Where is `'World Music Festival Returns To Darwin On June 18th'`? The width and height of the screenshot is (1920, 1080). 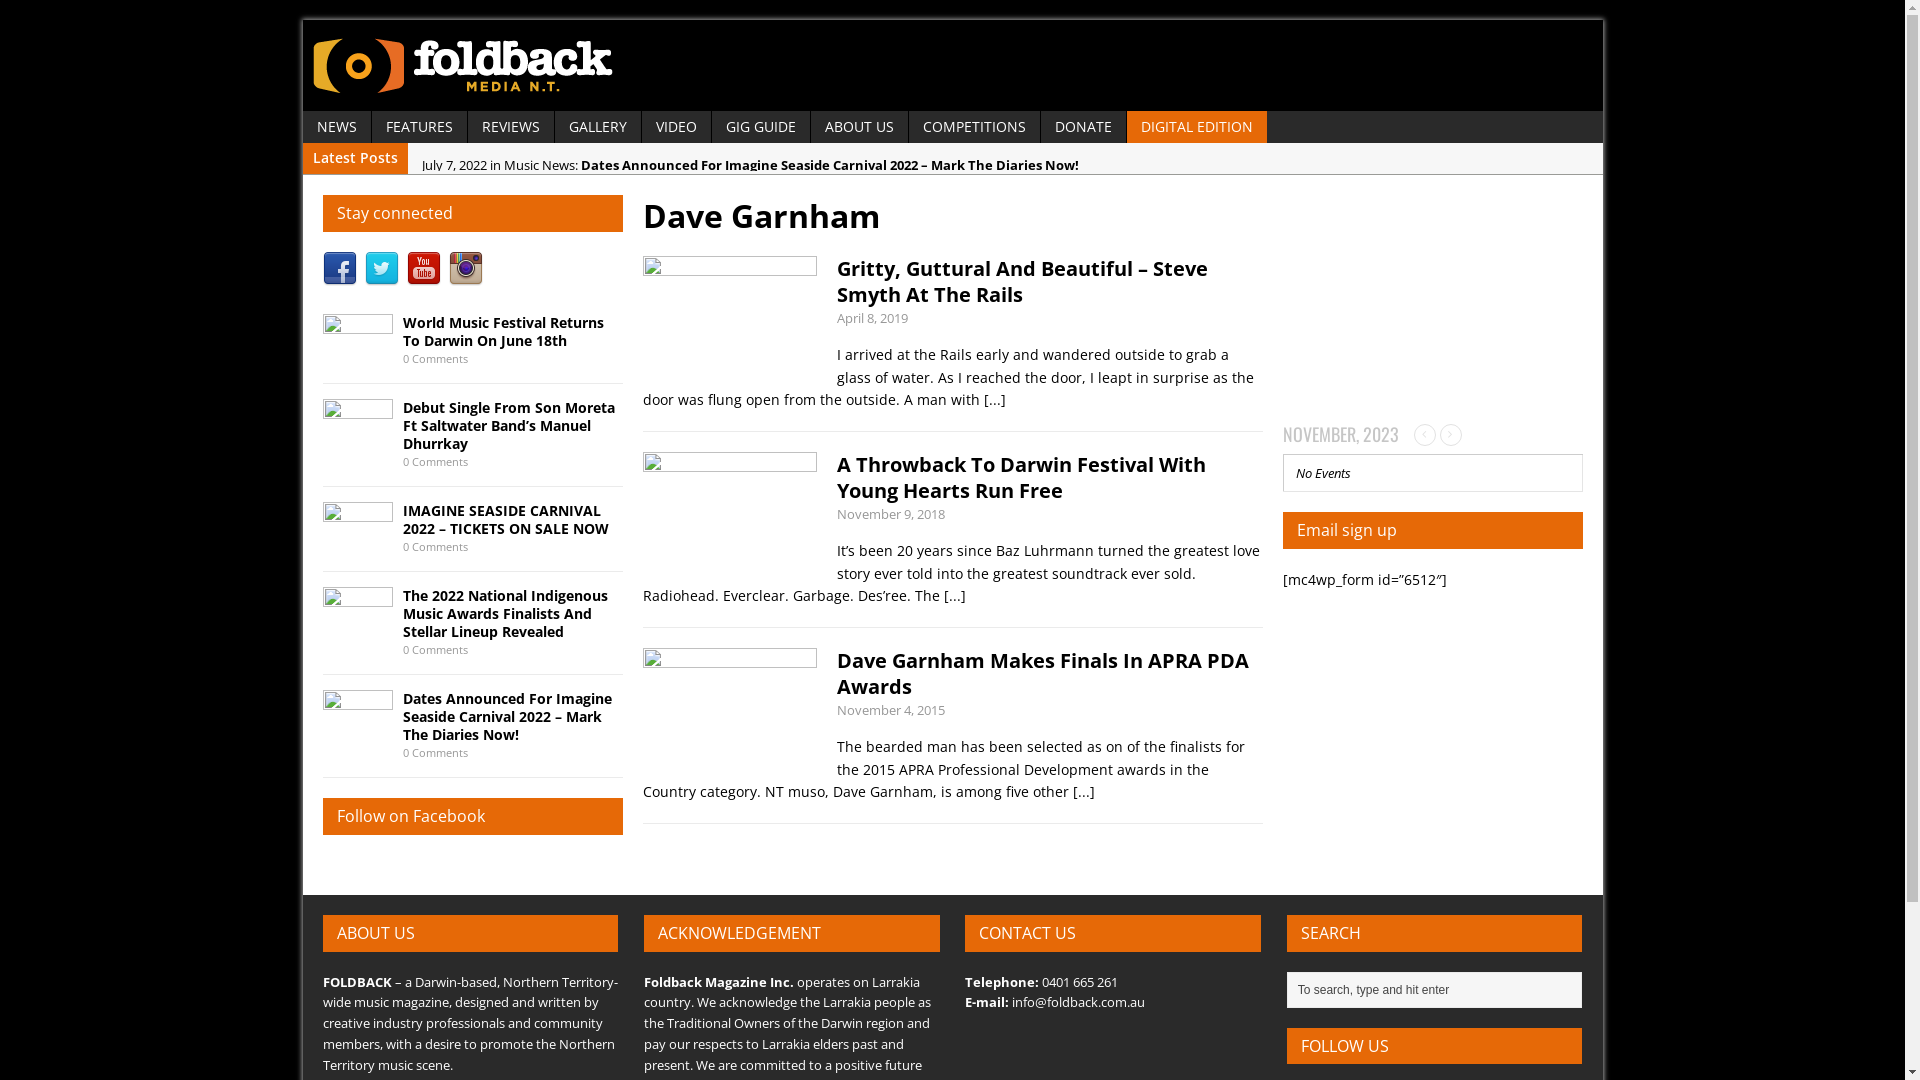 'World Music Festival Returns To Darwin On June 18th' is located at coordinates (502, 330).